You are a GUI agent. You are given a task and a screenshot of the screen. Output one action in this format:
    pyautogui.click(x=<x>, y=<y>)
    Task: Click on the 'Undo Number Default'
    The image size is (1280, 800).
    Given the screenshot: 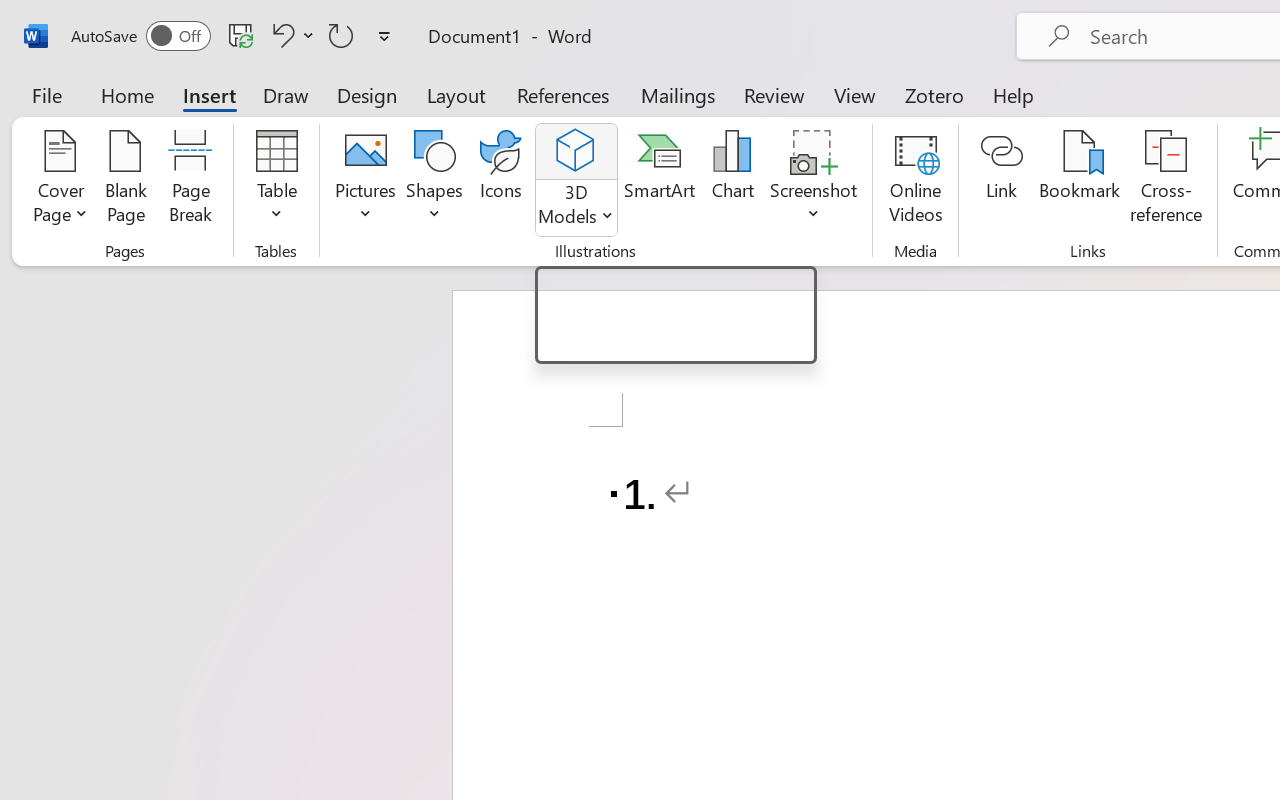 What is the action you would take?
    pyautogui.click(x=279, y=34)
    